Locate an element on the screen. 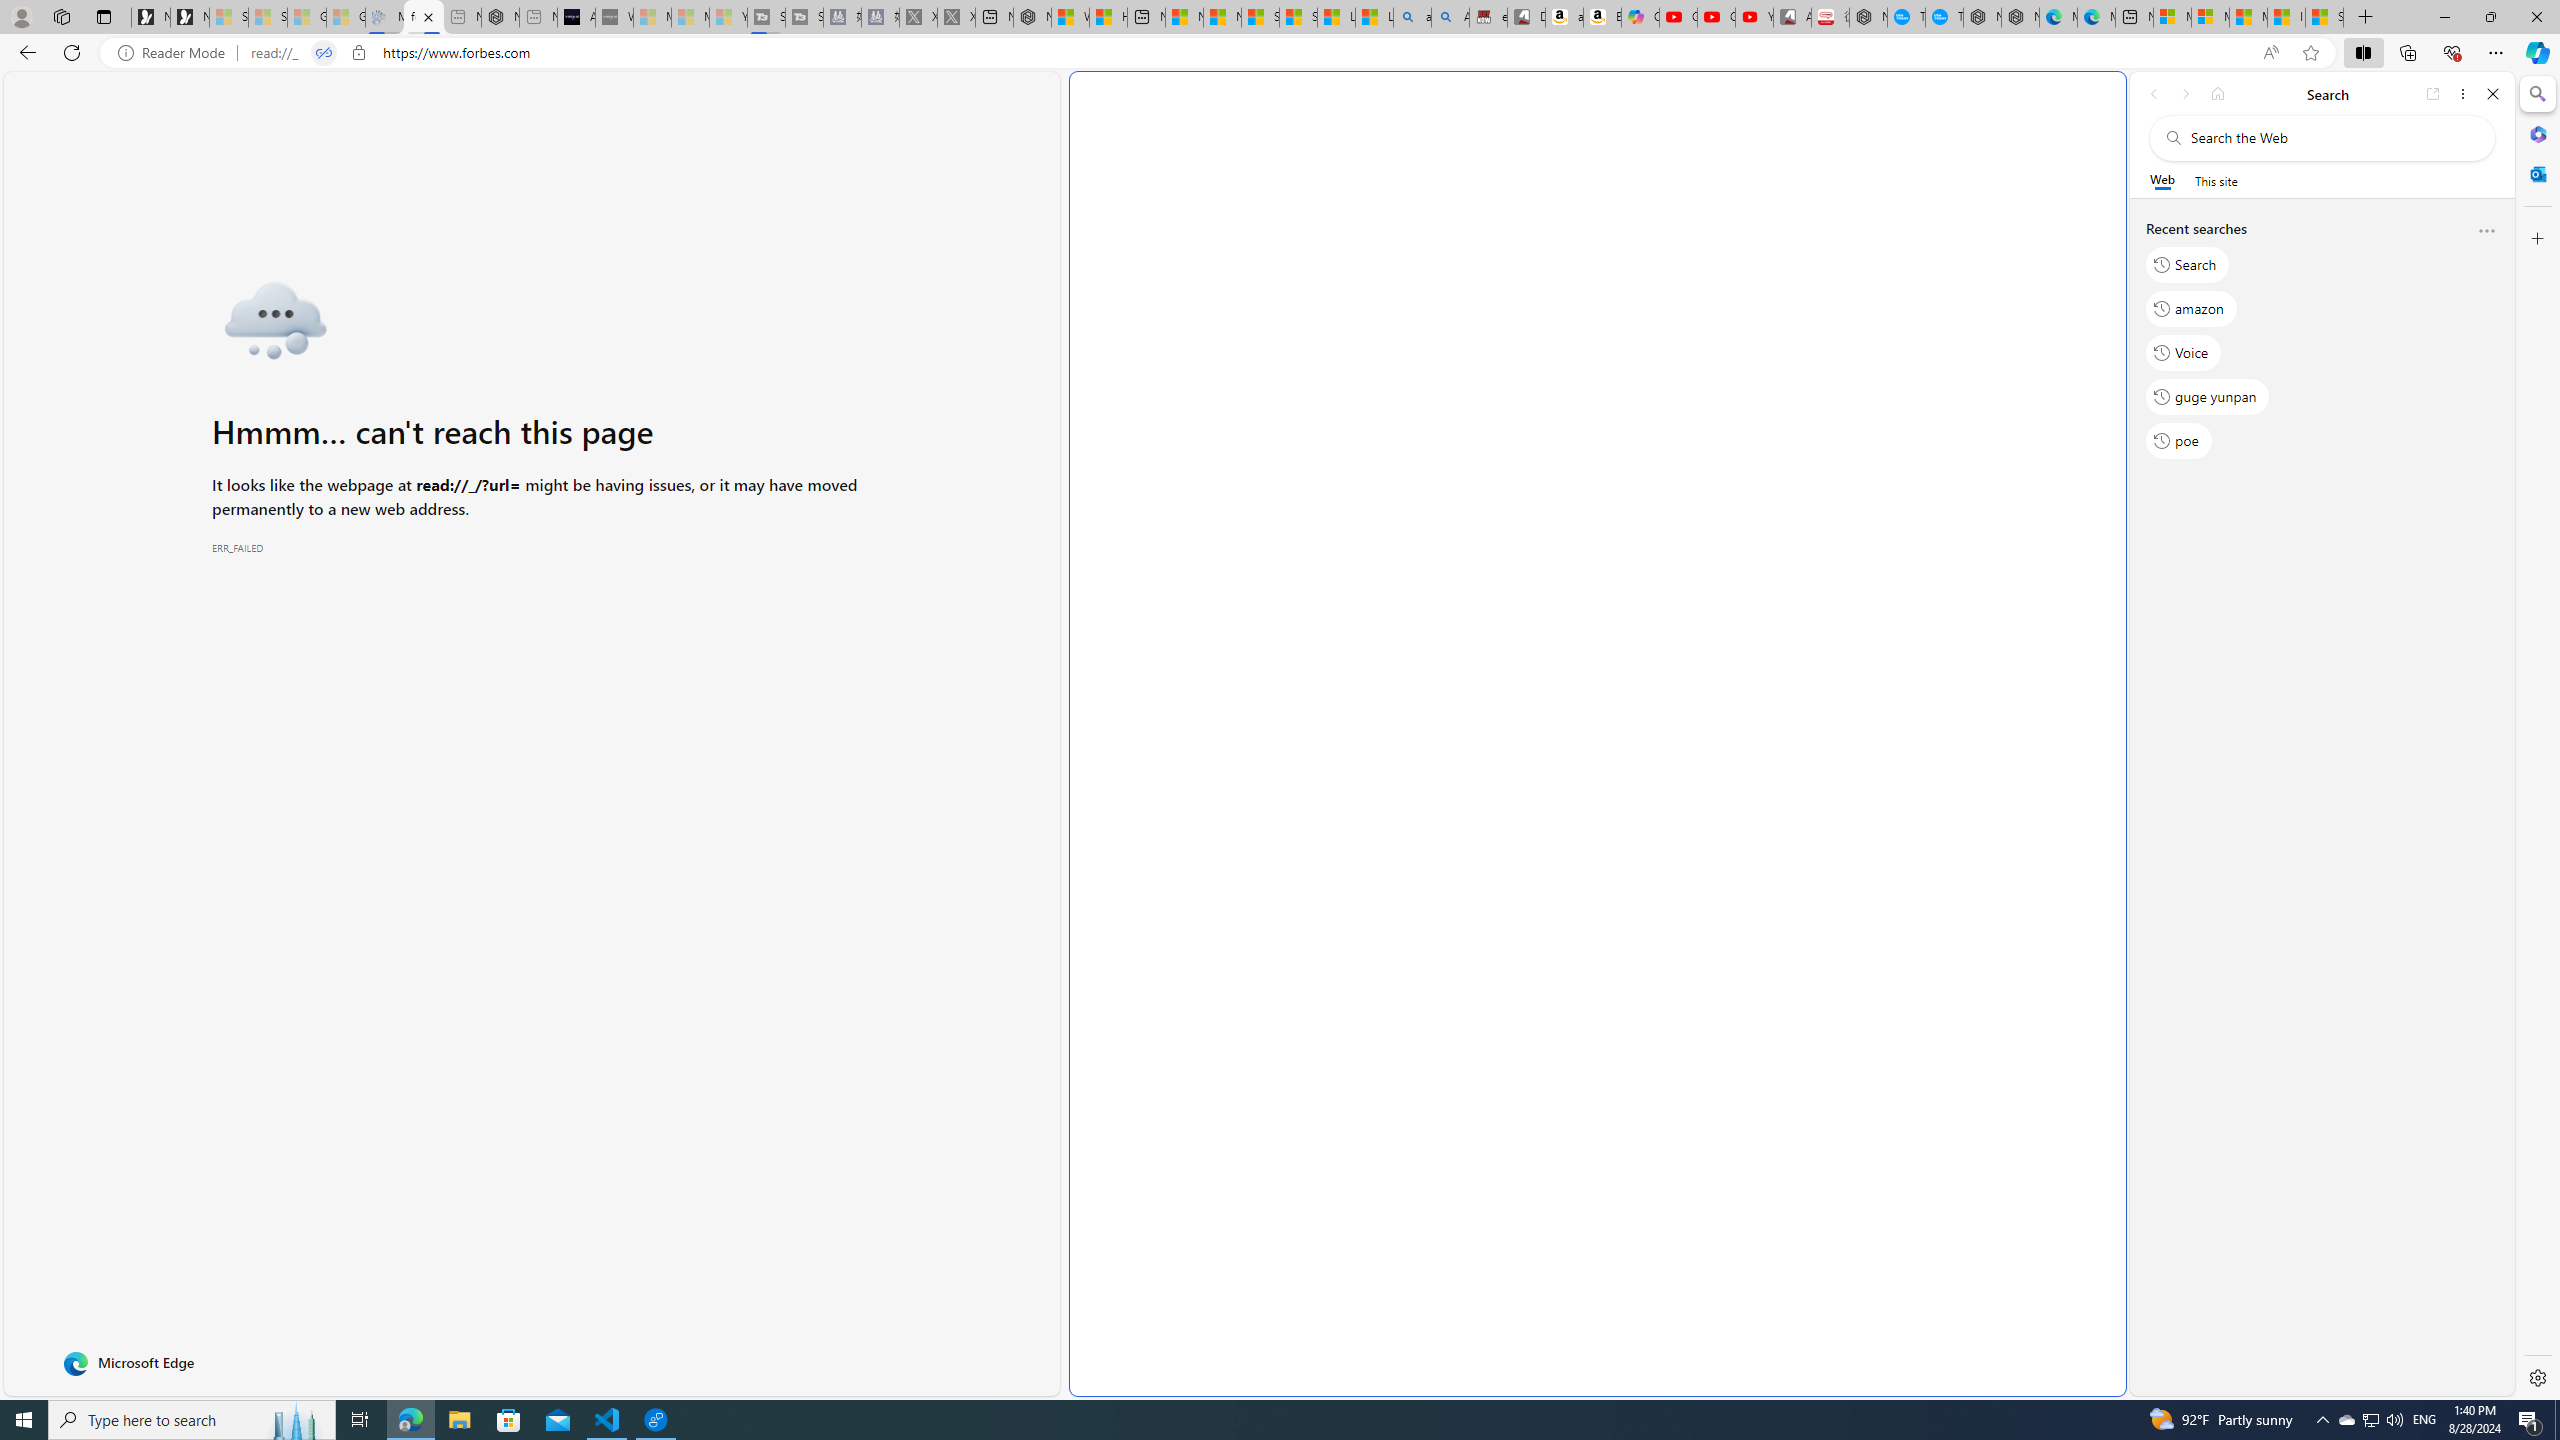 This screenshot has height=1440, width=2560. 'This site scope' is located at coordinates (2214, 180).